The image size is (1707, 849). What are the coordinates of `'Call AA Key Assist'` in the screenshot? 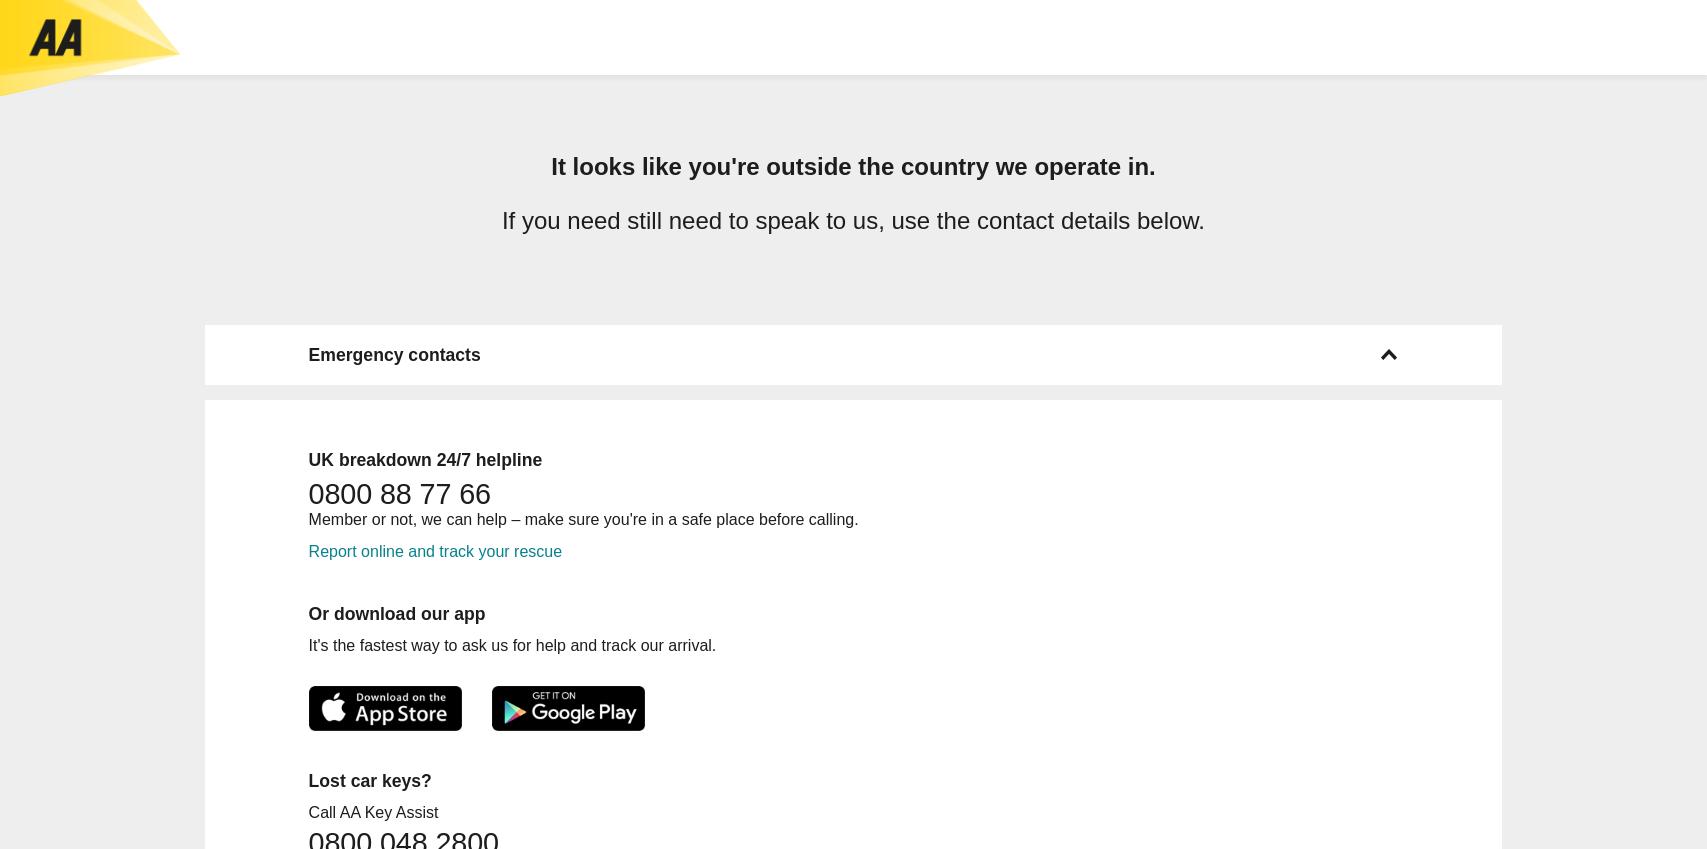 It's located at (372, 811).